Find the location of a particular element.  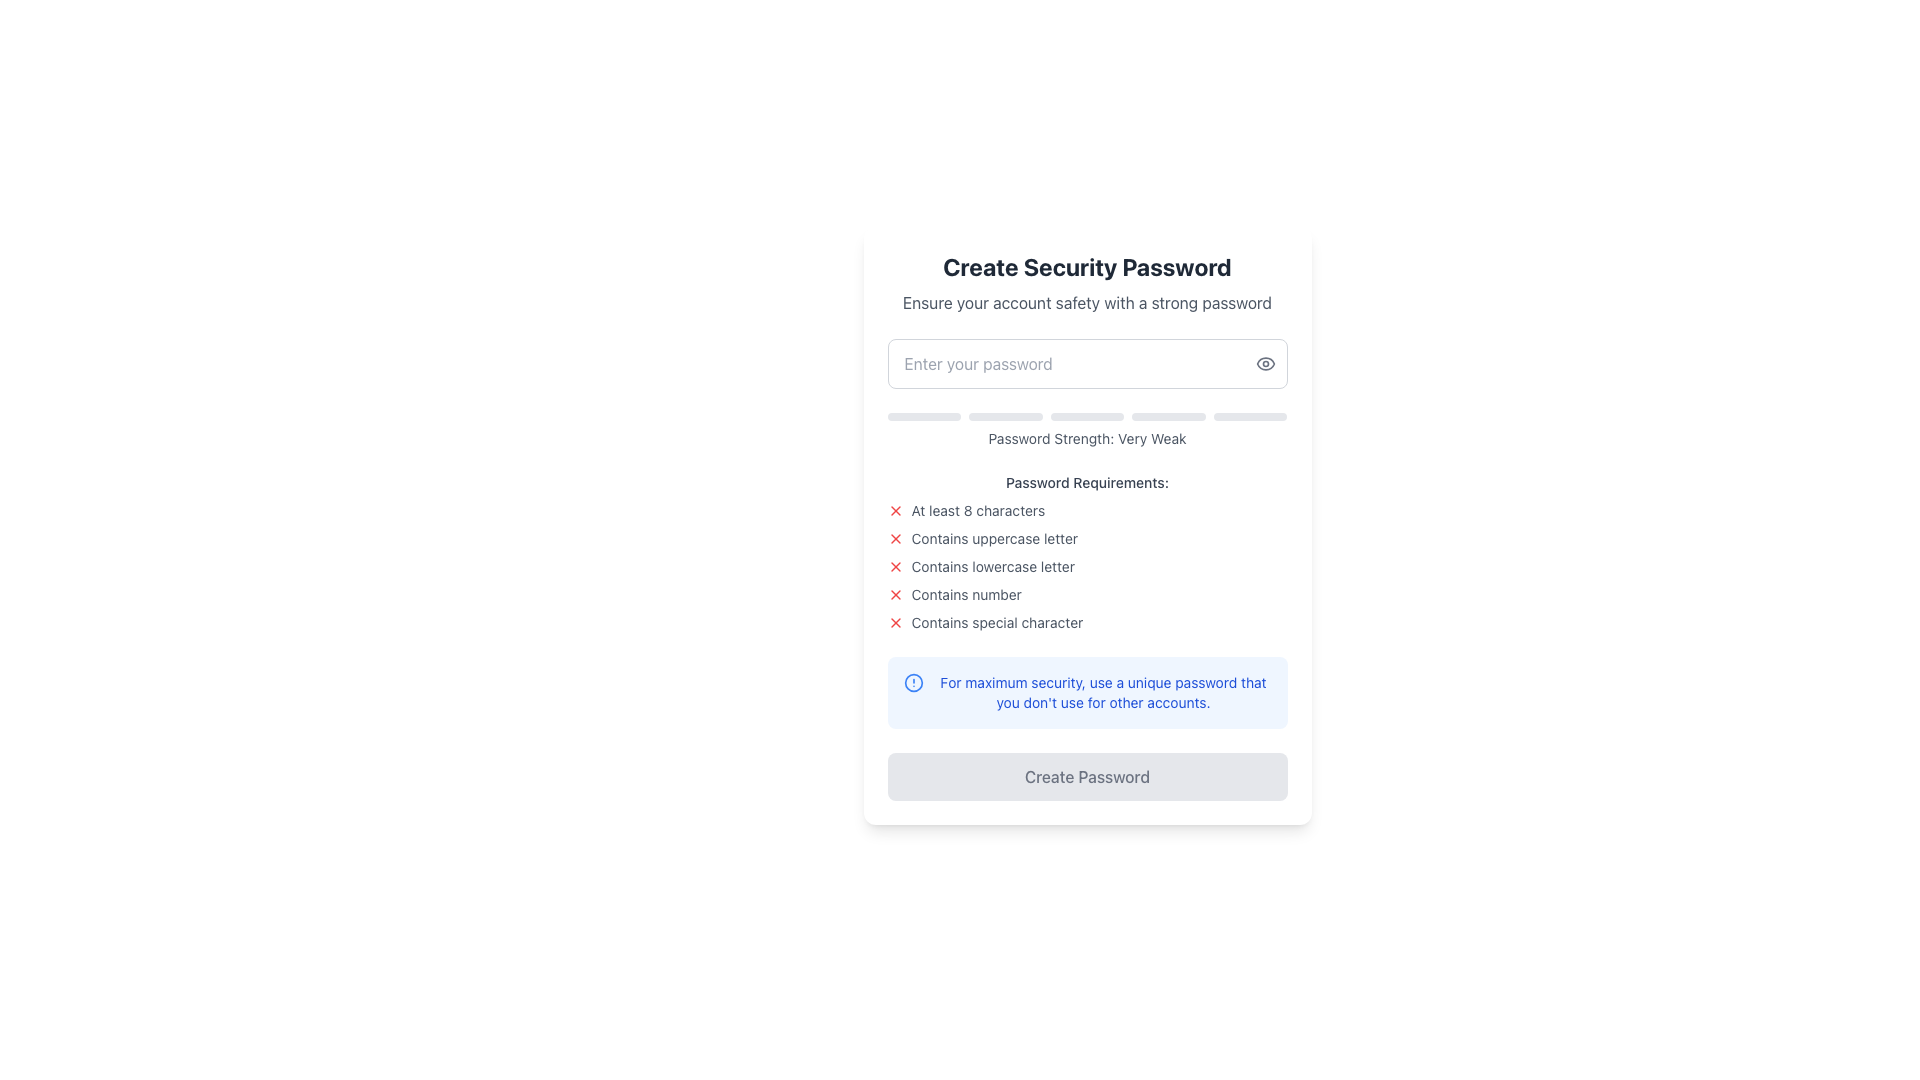

the guideline indicator element that informs the user about the password requirement for including a number, which is the fourth item in the password requirements list is located at coordinates (1086, 593).